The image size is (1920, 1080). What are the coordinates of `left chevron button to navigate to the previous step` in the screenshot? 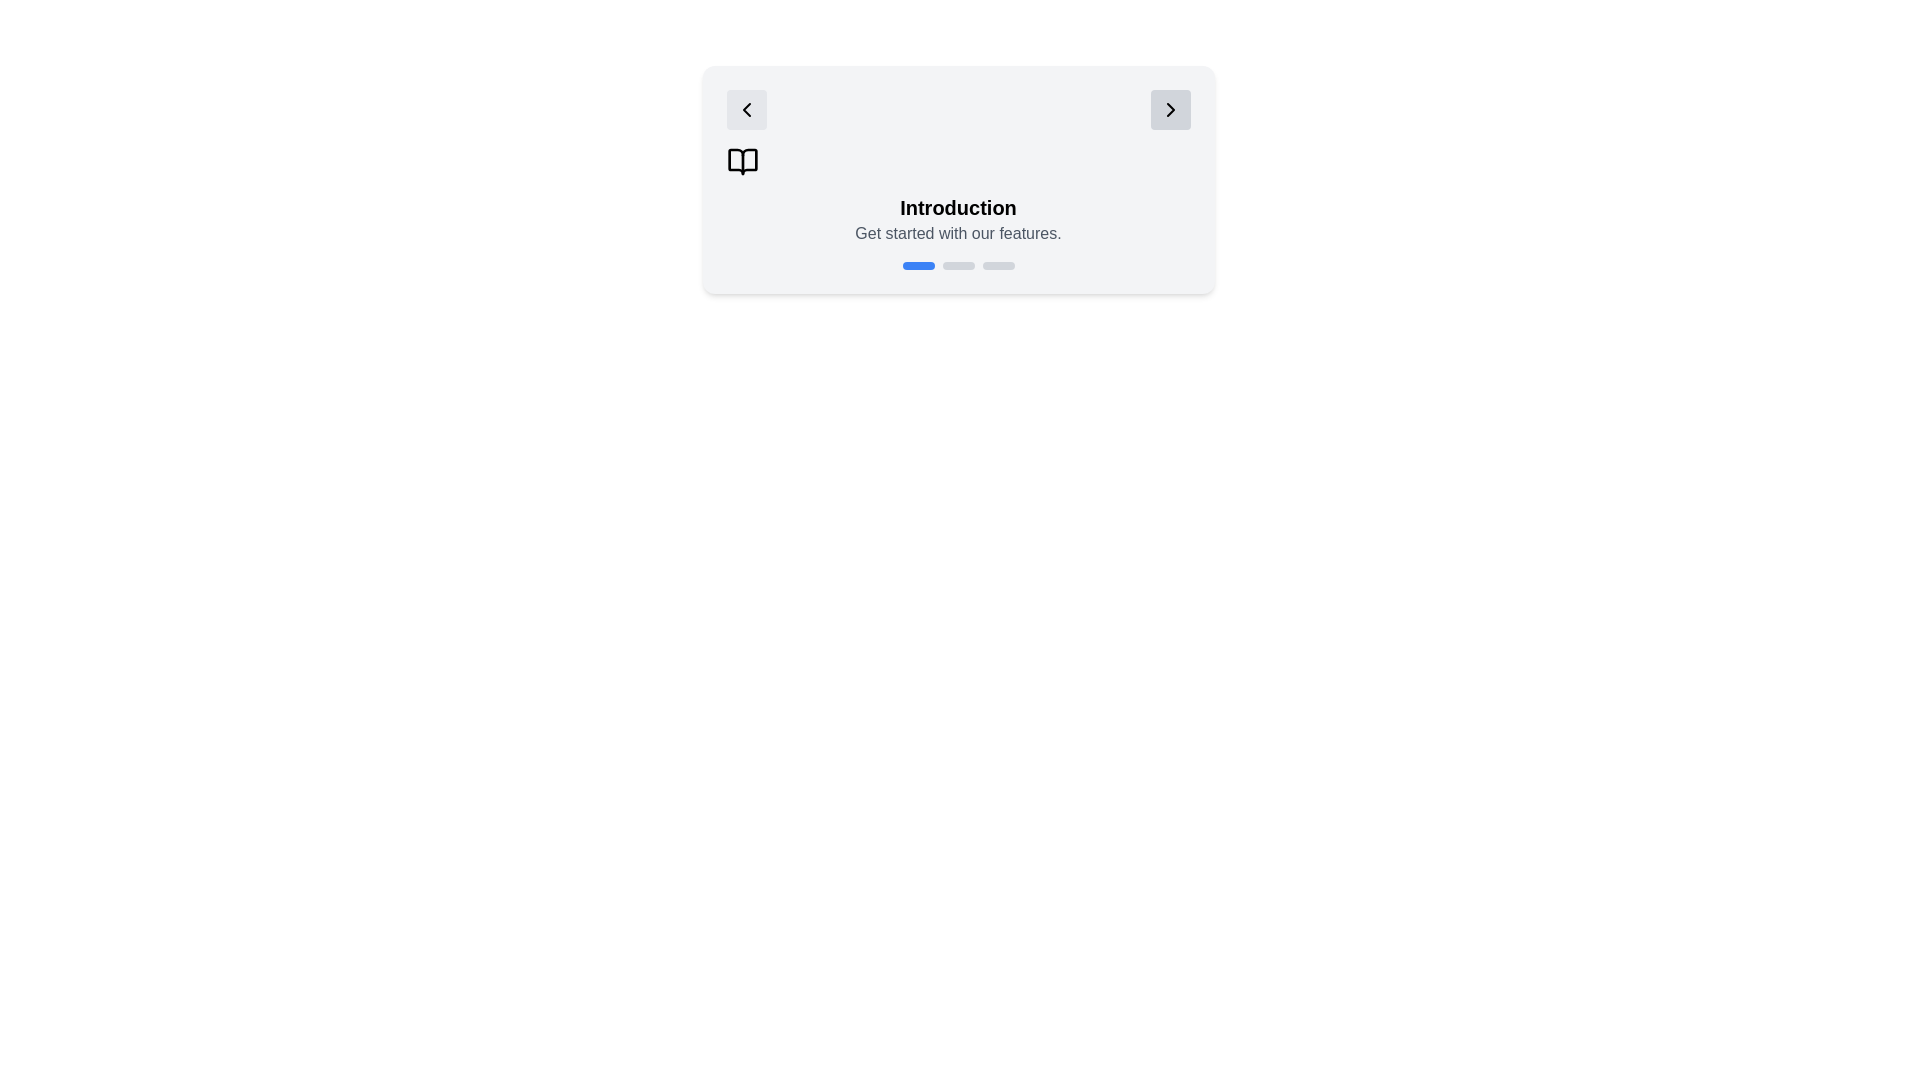 It's located at (745, 110).